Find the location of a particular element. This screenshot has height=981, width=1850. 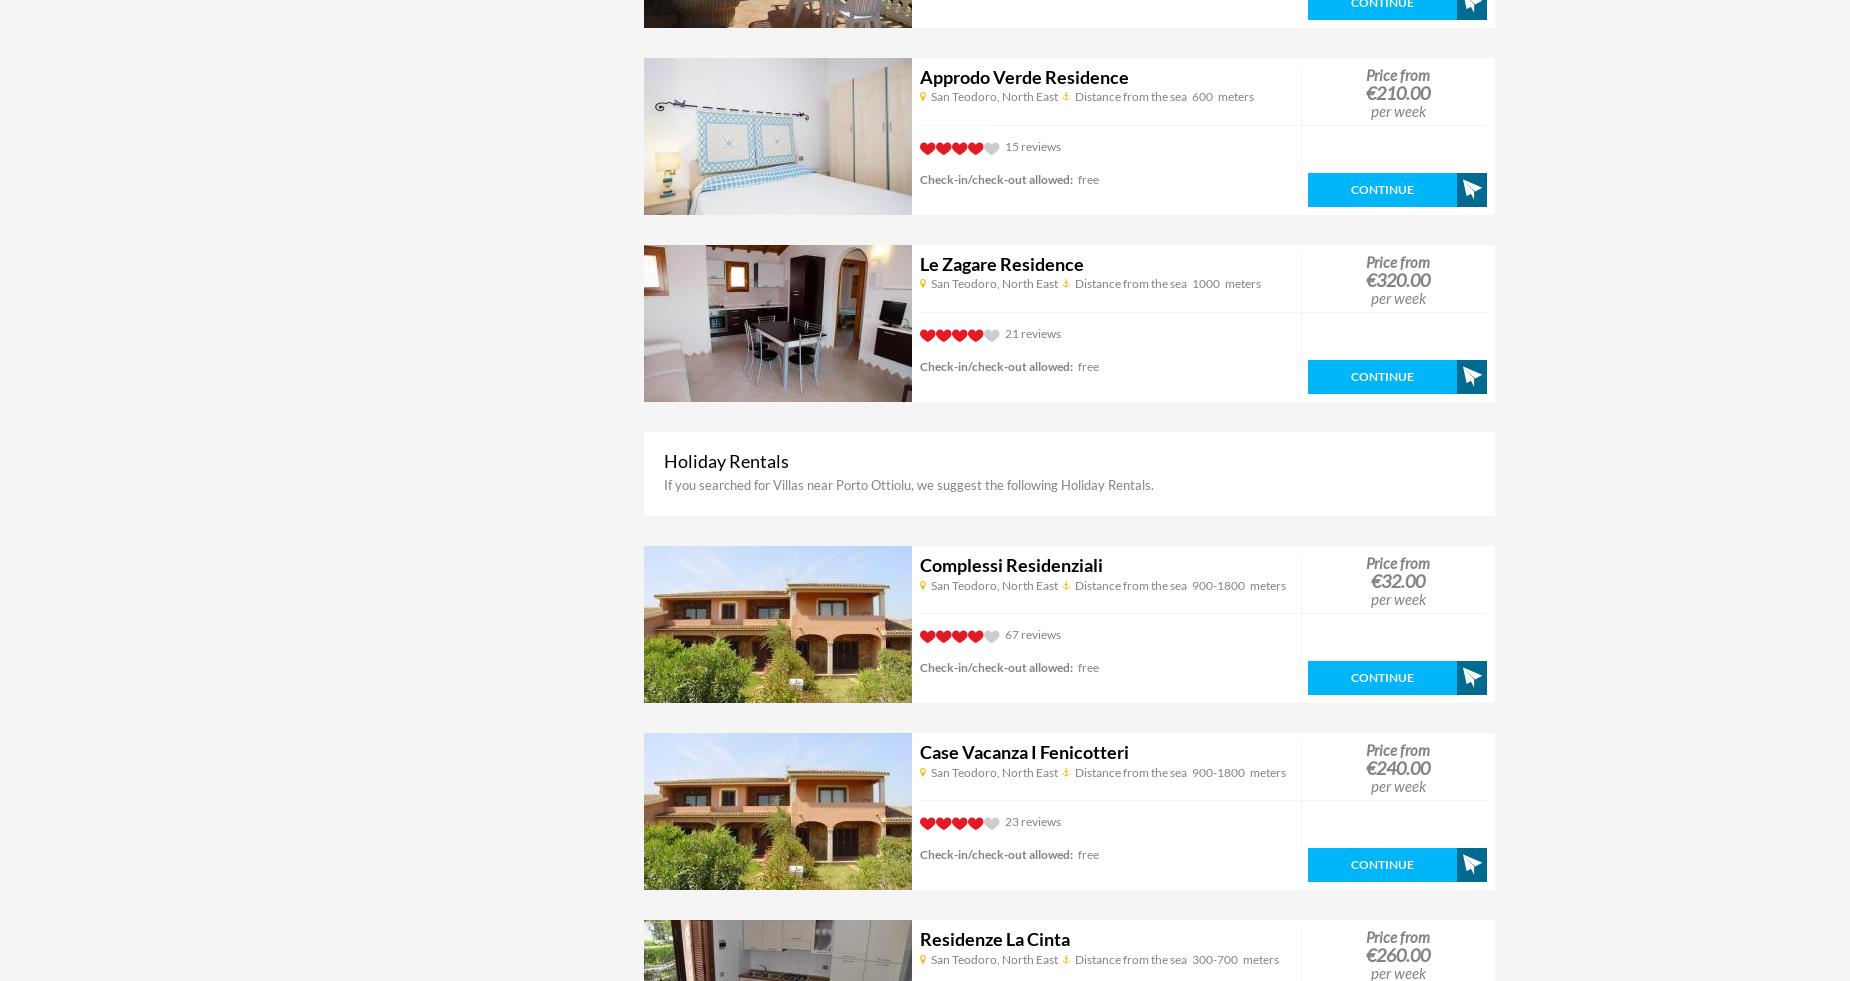

'600' is located at coordinates (1200, 95).